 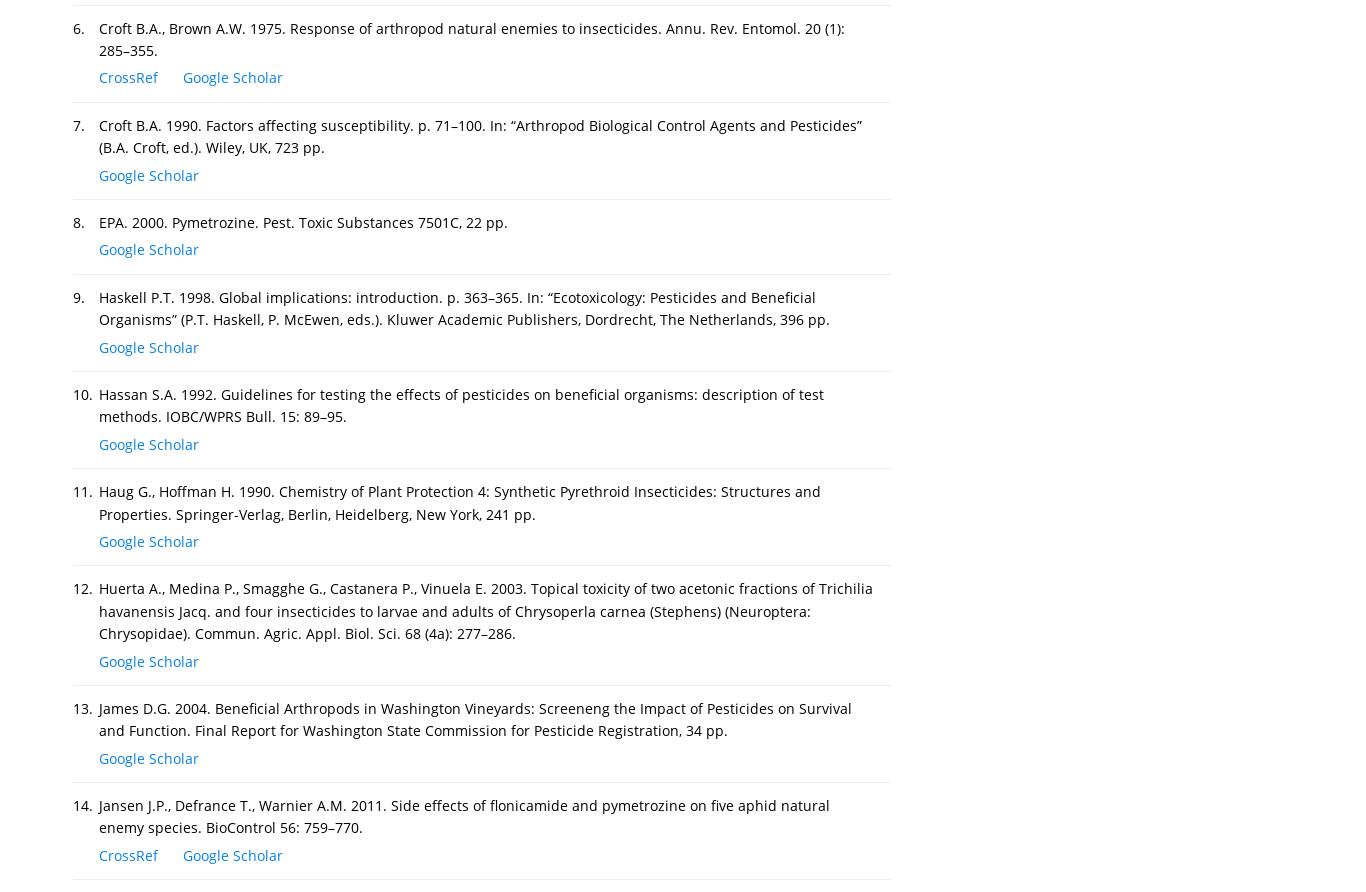 What do you see at coordinates (475, 719) in the screenshot?
I see `'James D.G. 2004. Beneficial Arthropods in Washington Vineyards: Screeneng the Impact of Pesticides on Survival and Function. Final Report for Washington State Commission for Pesticide Registration, 34 pp.'` at bounding box center [475, 719].